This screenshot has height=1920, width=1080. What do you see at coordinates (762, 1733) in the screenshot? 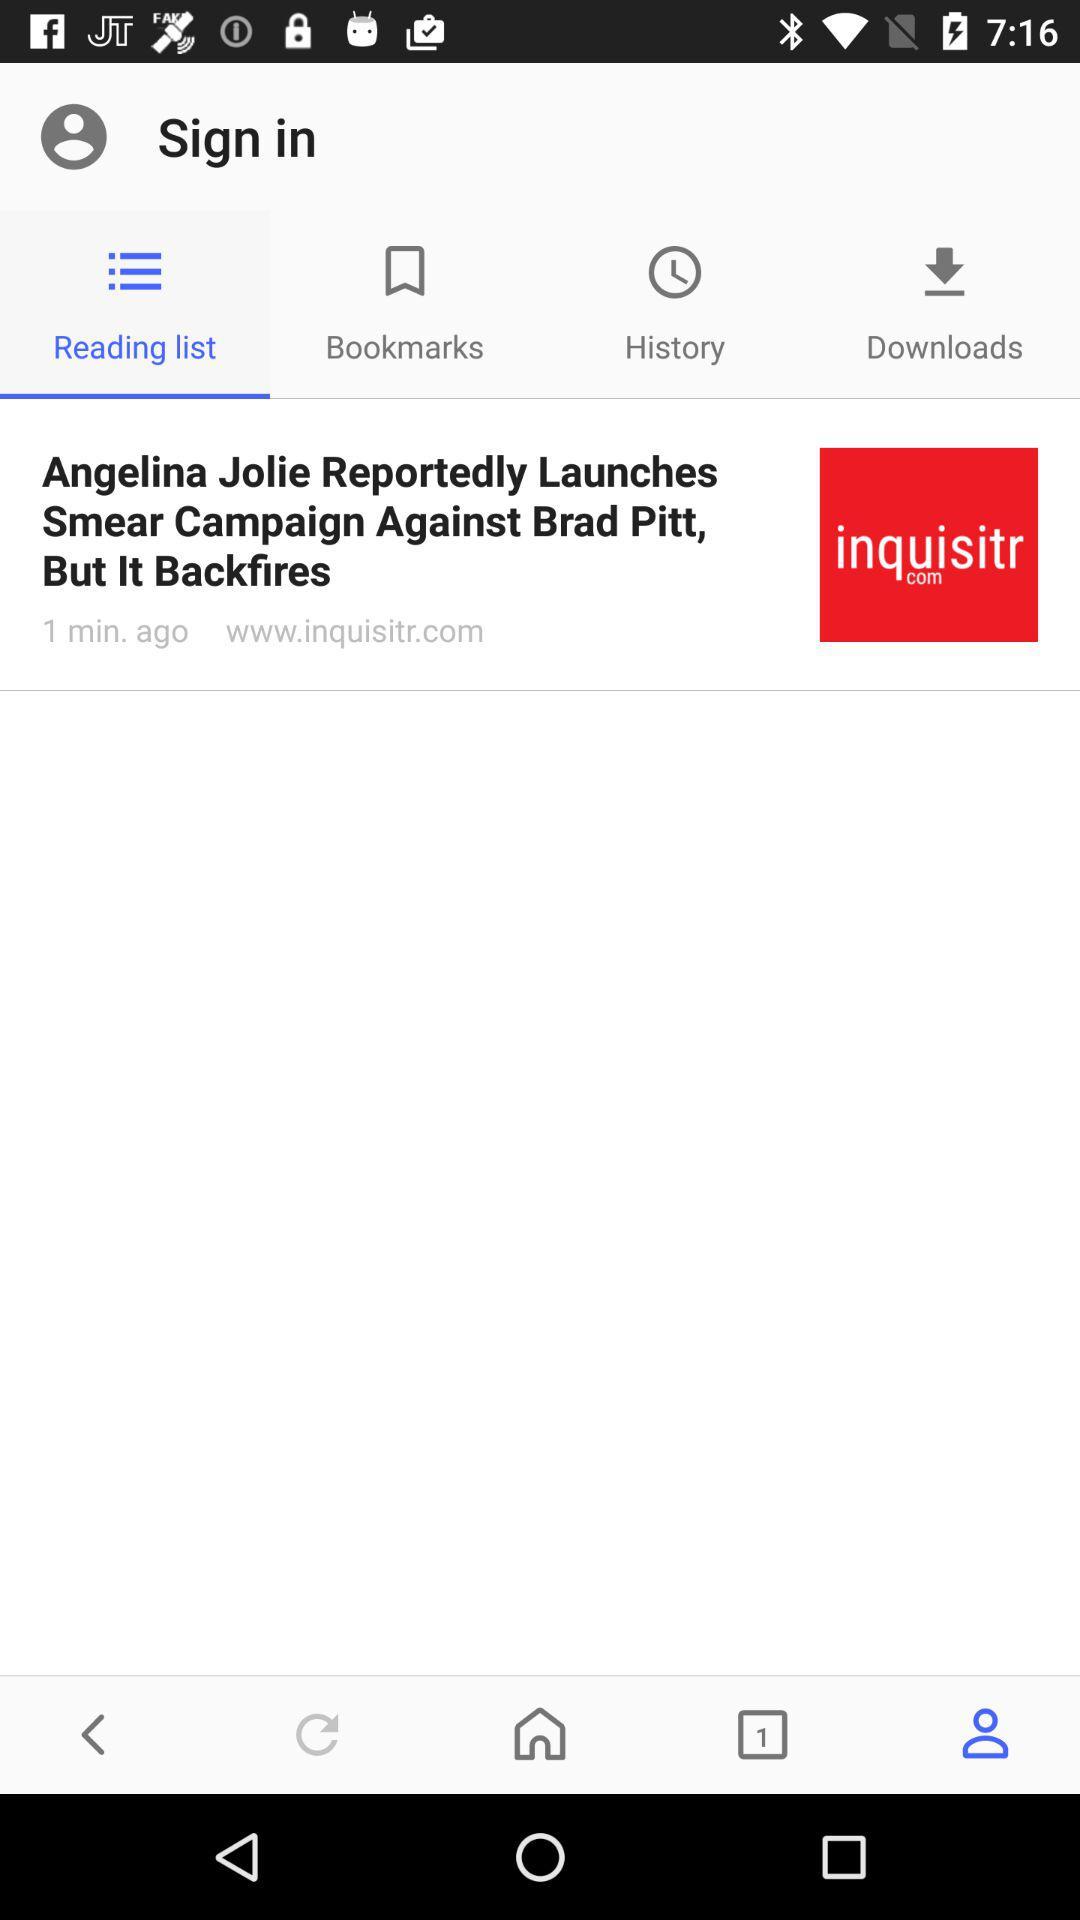
I see `the copy icon` at bounding box center [762, 1733].